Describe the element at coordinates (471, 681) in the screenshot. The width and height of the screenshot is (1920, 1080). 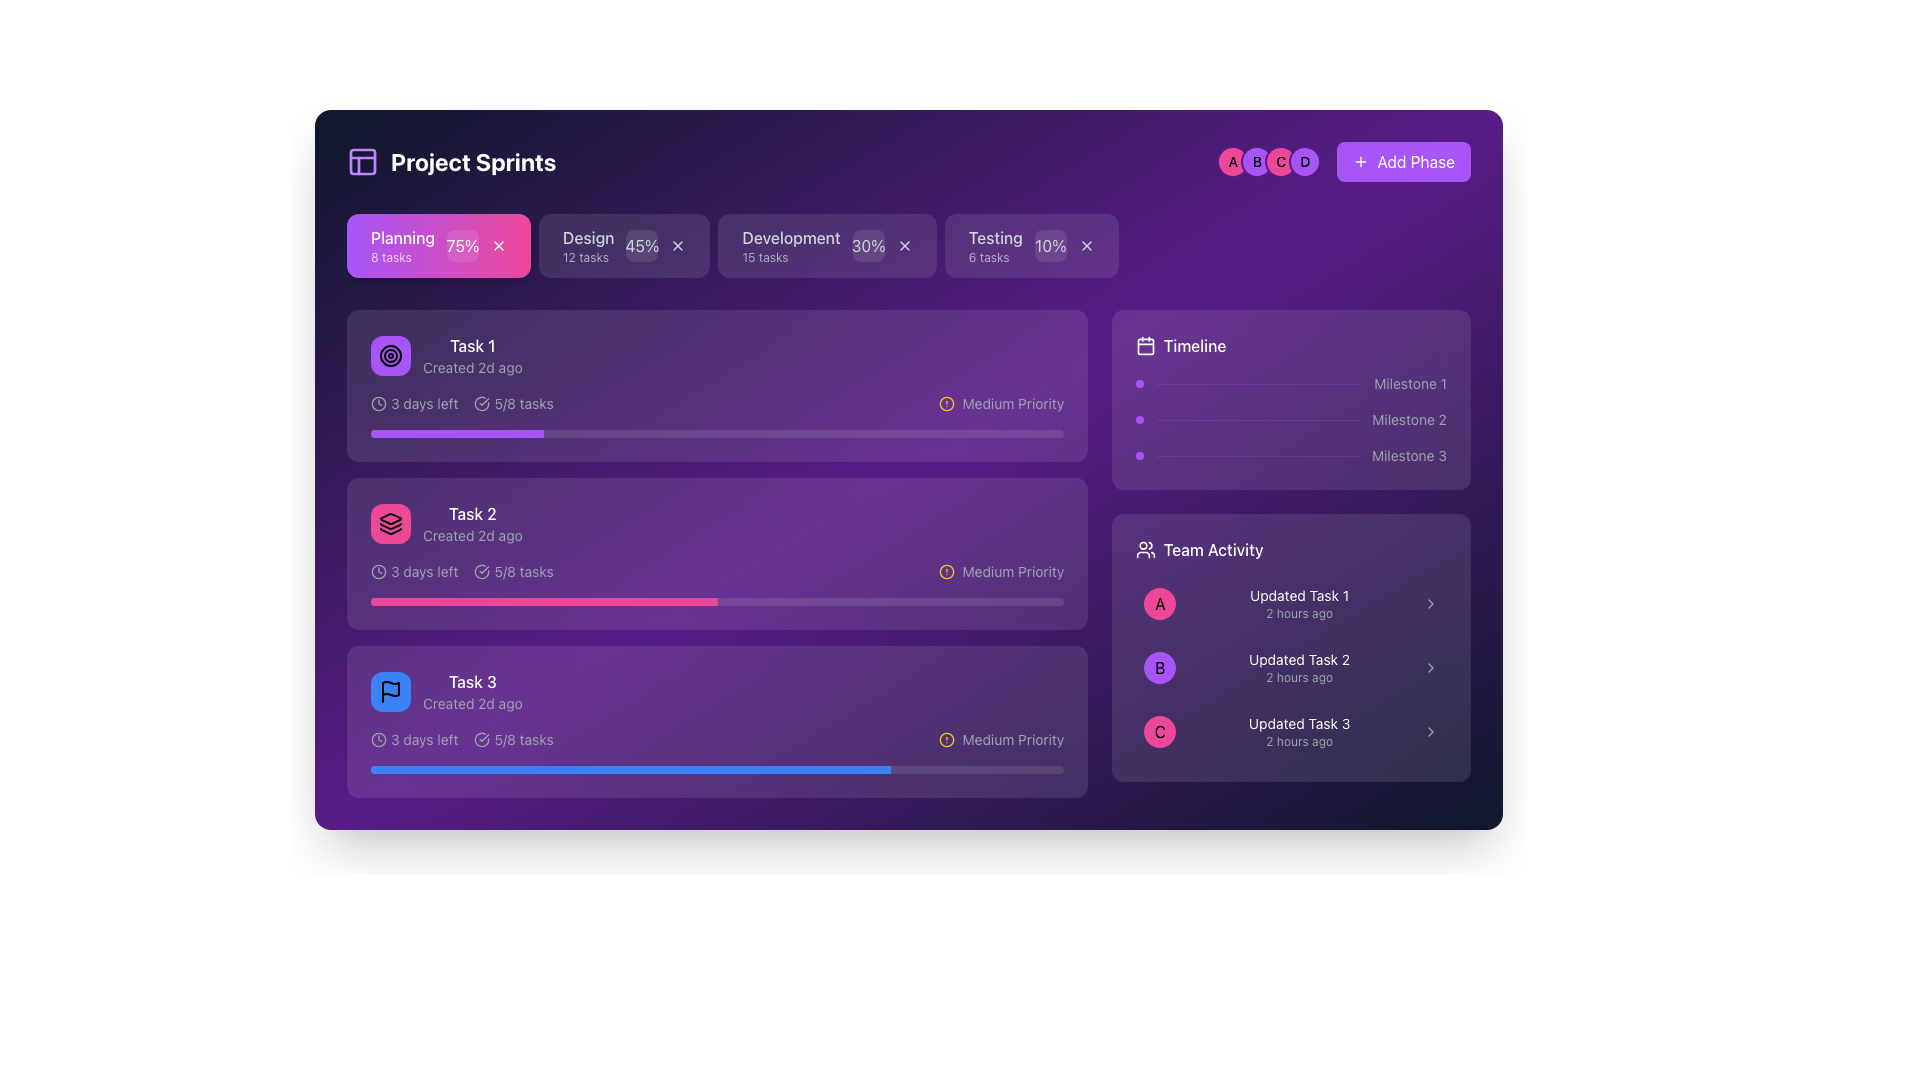
I see `the label for the third task item in the task list, which displays the text 'Task 3'` at that location.